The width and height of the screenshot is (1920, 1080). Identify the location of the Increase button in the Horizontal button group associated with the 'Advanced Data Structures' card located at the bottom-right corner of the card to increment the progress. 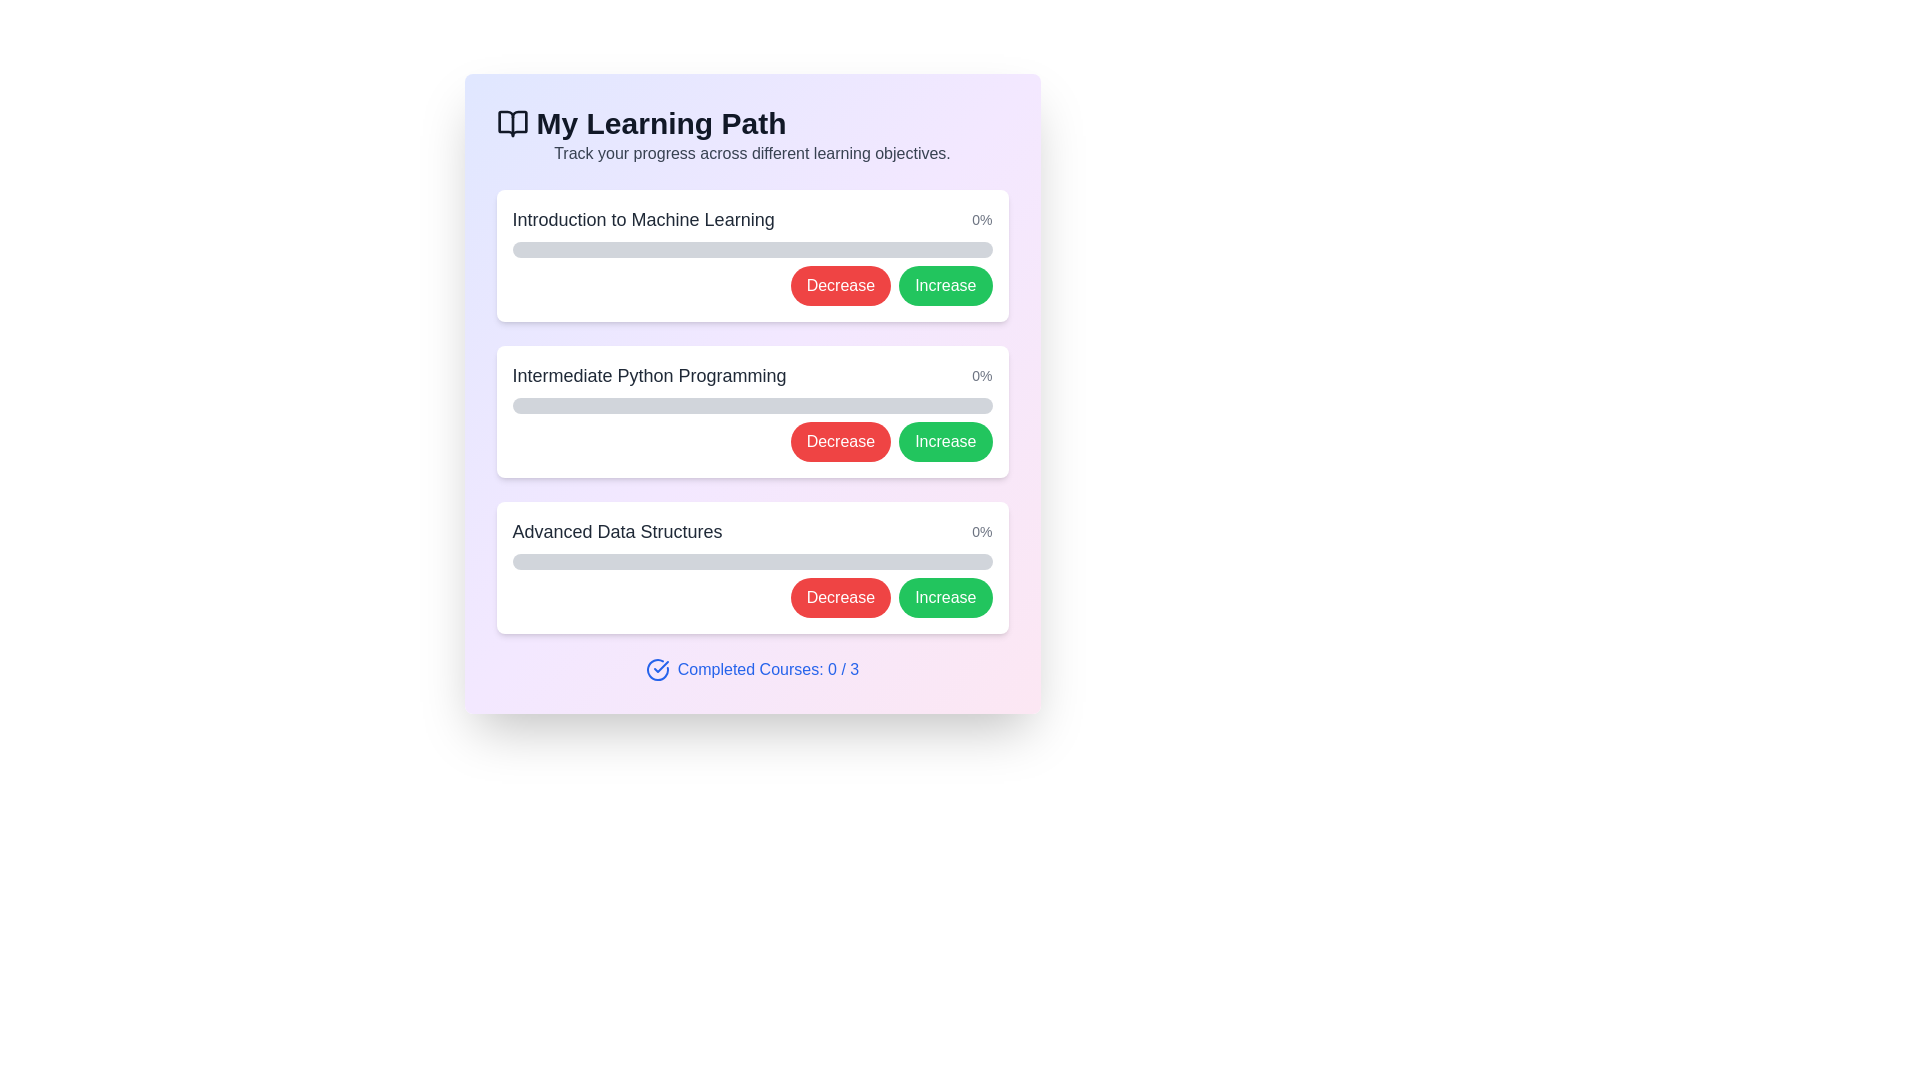
(751, 596).